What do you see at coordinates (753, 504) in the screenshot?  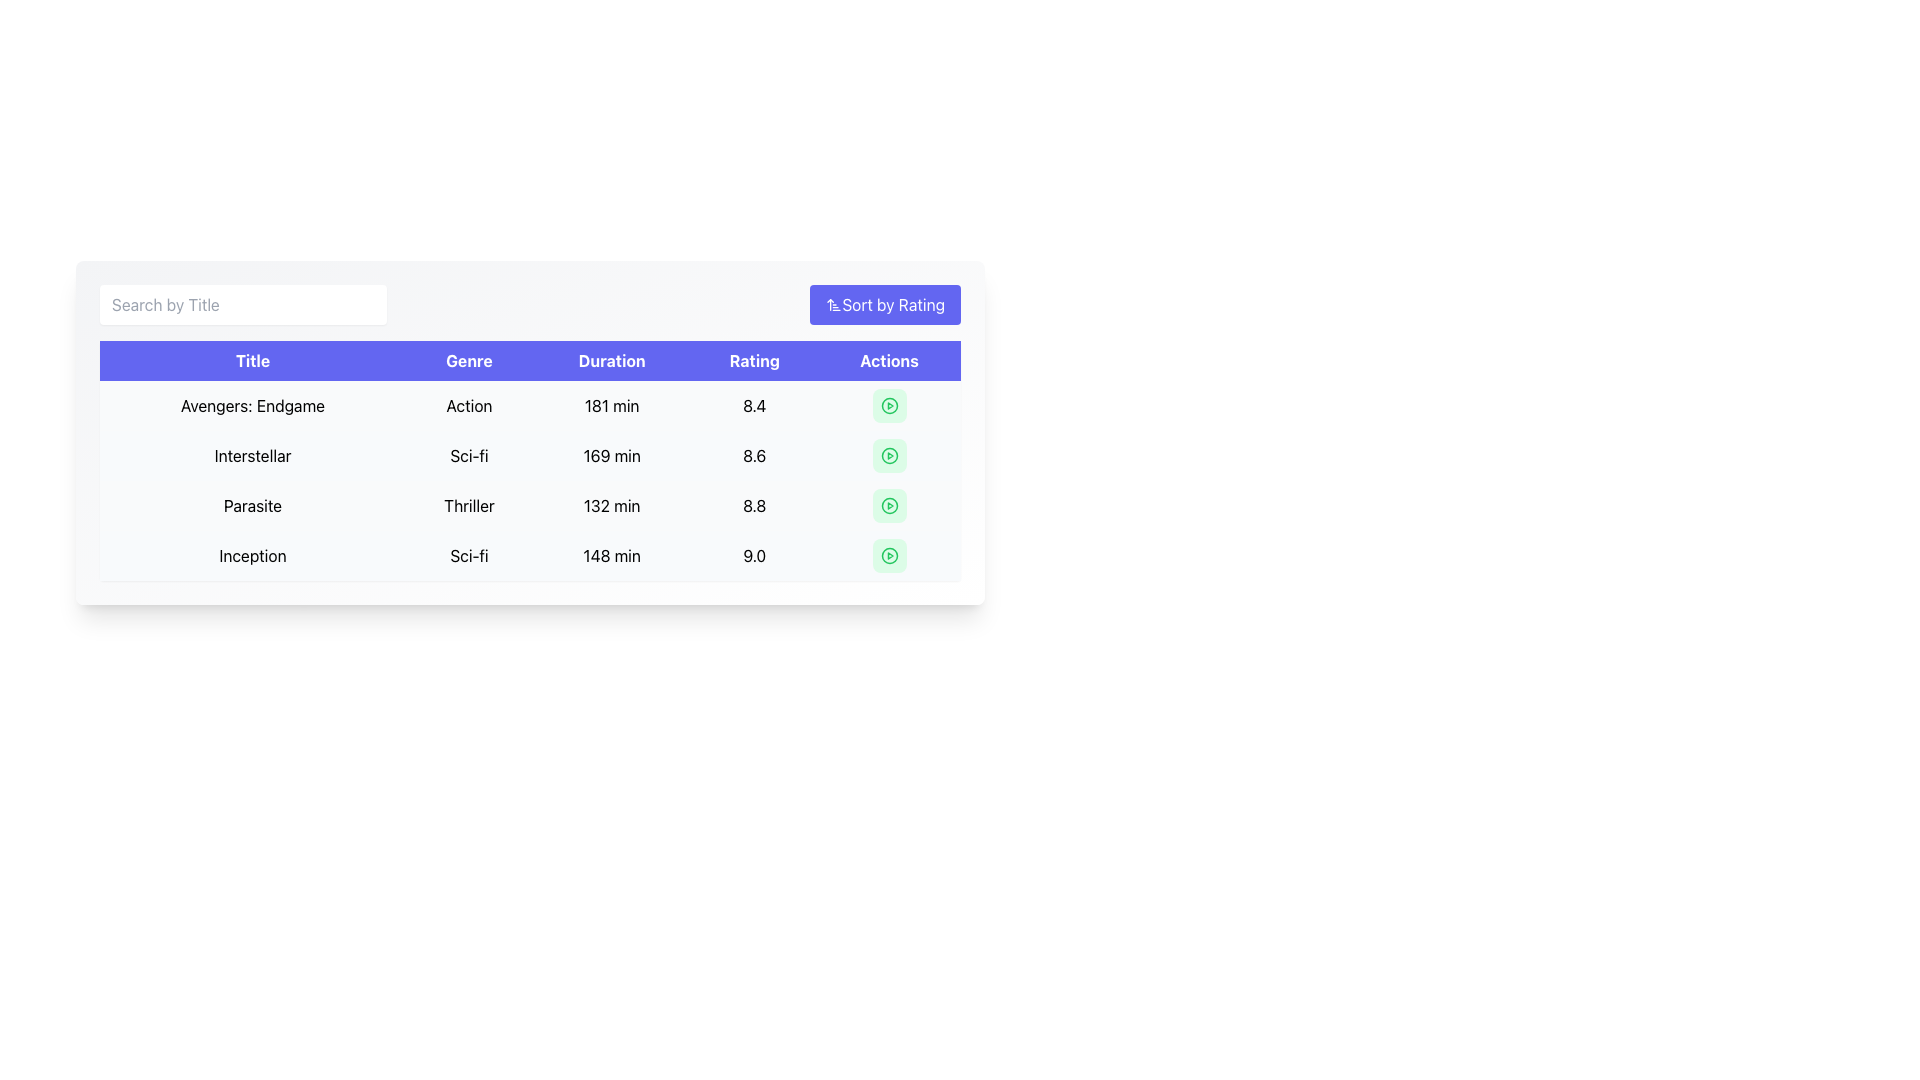 I see `the static text element displaying '8.8', located in the 'Rating' column of the movie 'Parasite'` at bounding box center [753, 504].